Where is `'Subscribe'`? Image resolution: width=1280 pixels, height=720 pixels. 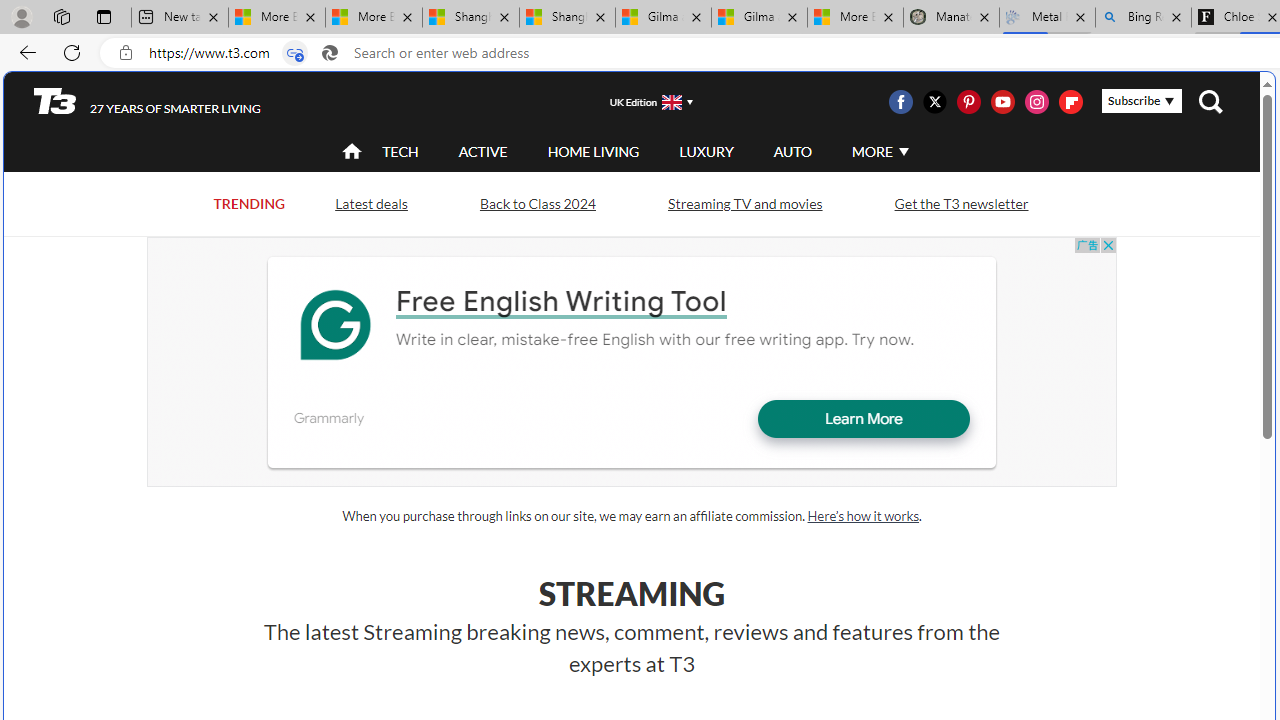
'Subscribe' is located at coordinates (1141, 101).